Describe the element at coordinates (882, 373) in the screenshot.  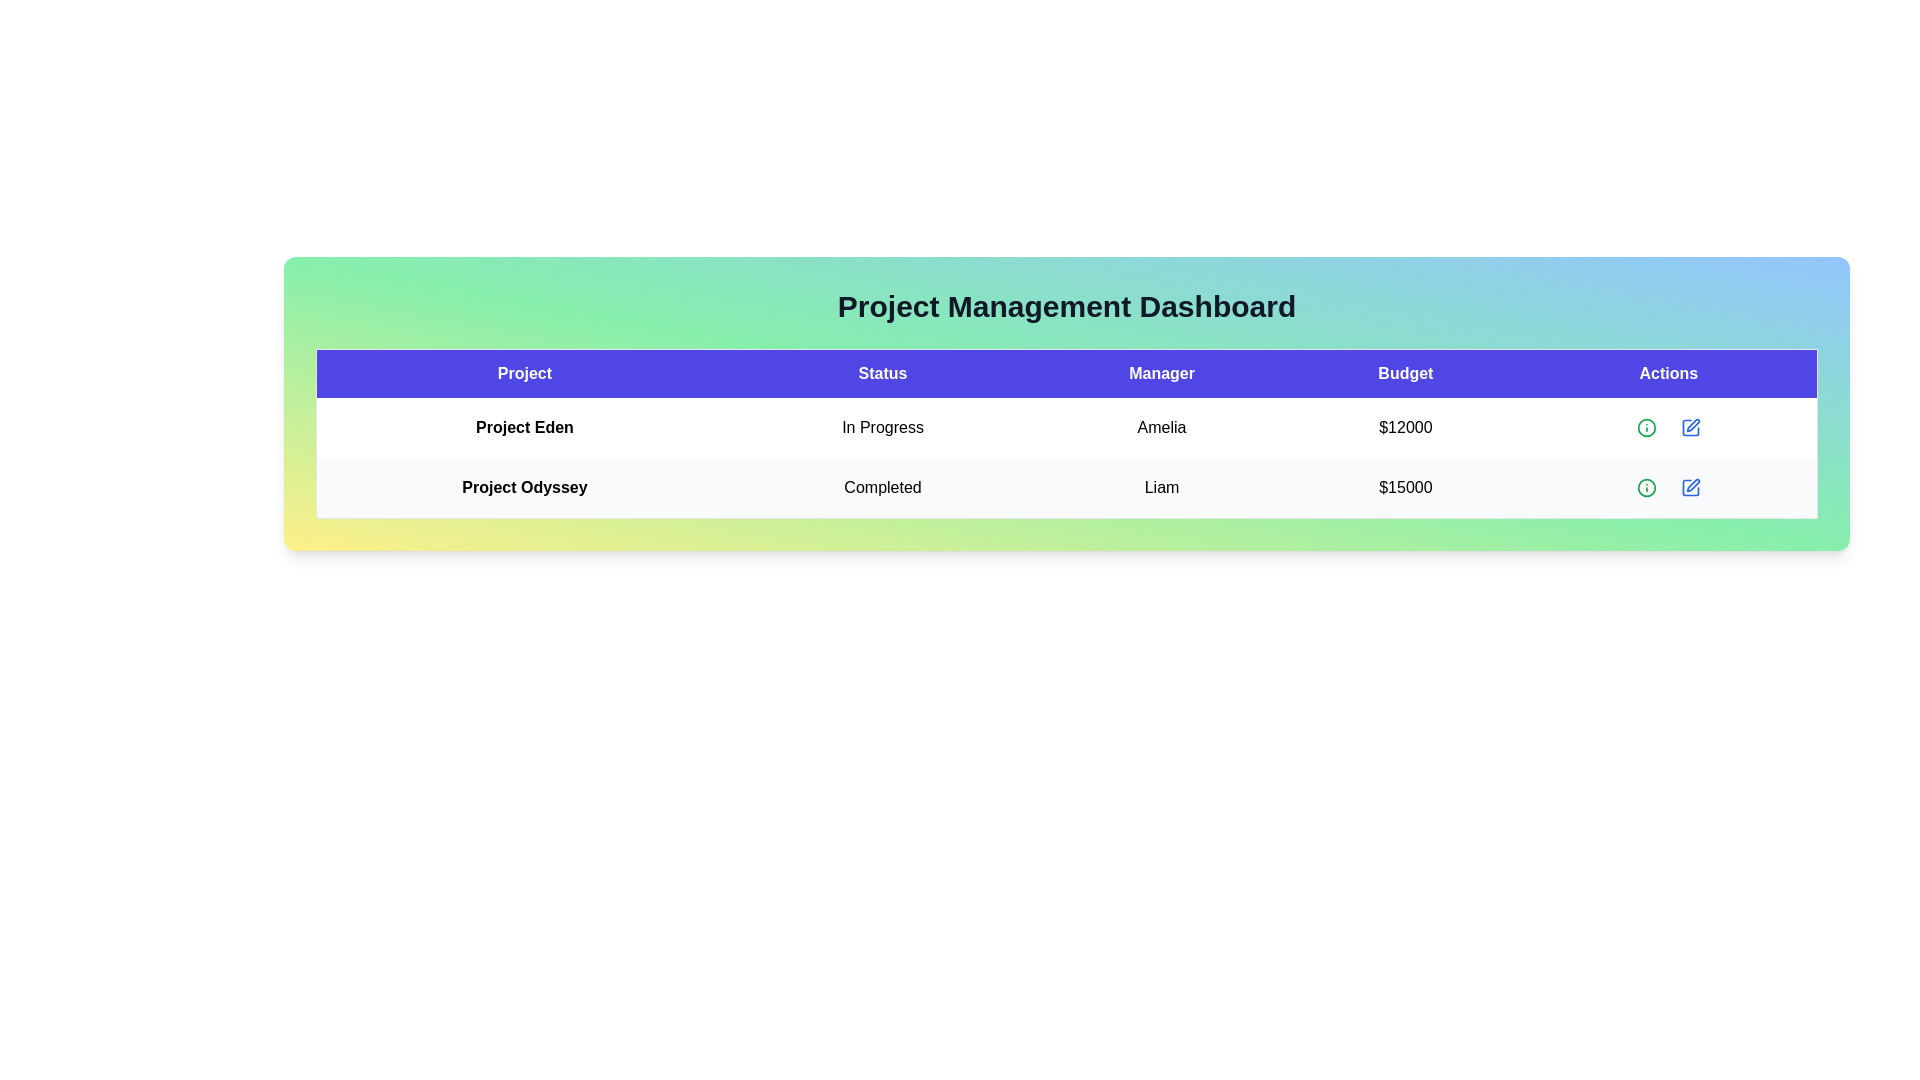
I see `the 'Status' text label` at that location.